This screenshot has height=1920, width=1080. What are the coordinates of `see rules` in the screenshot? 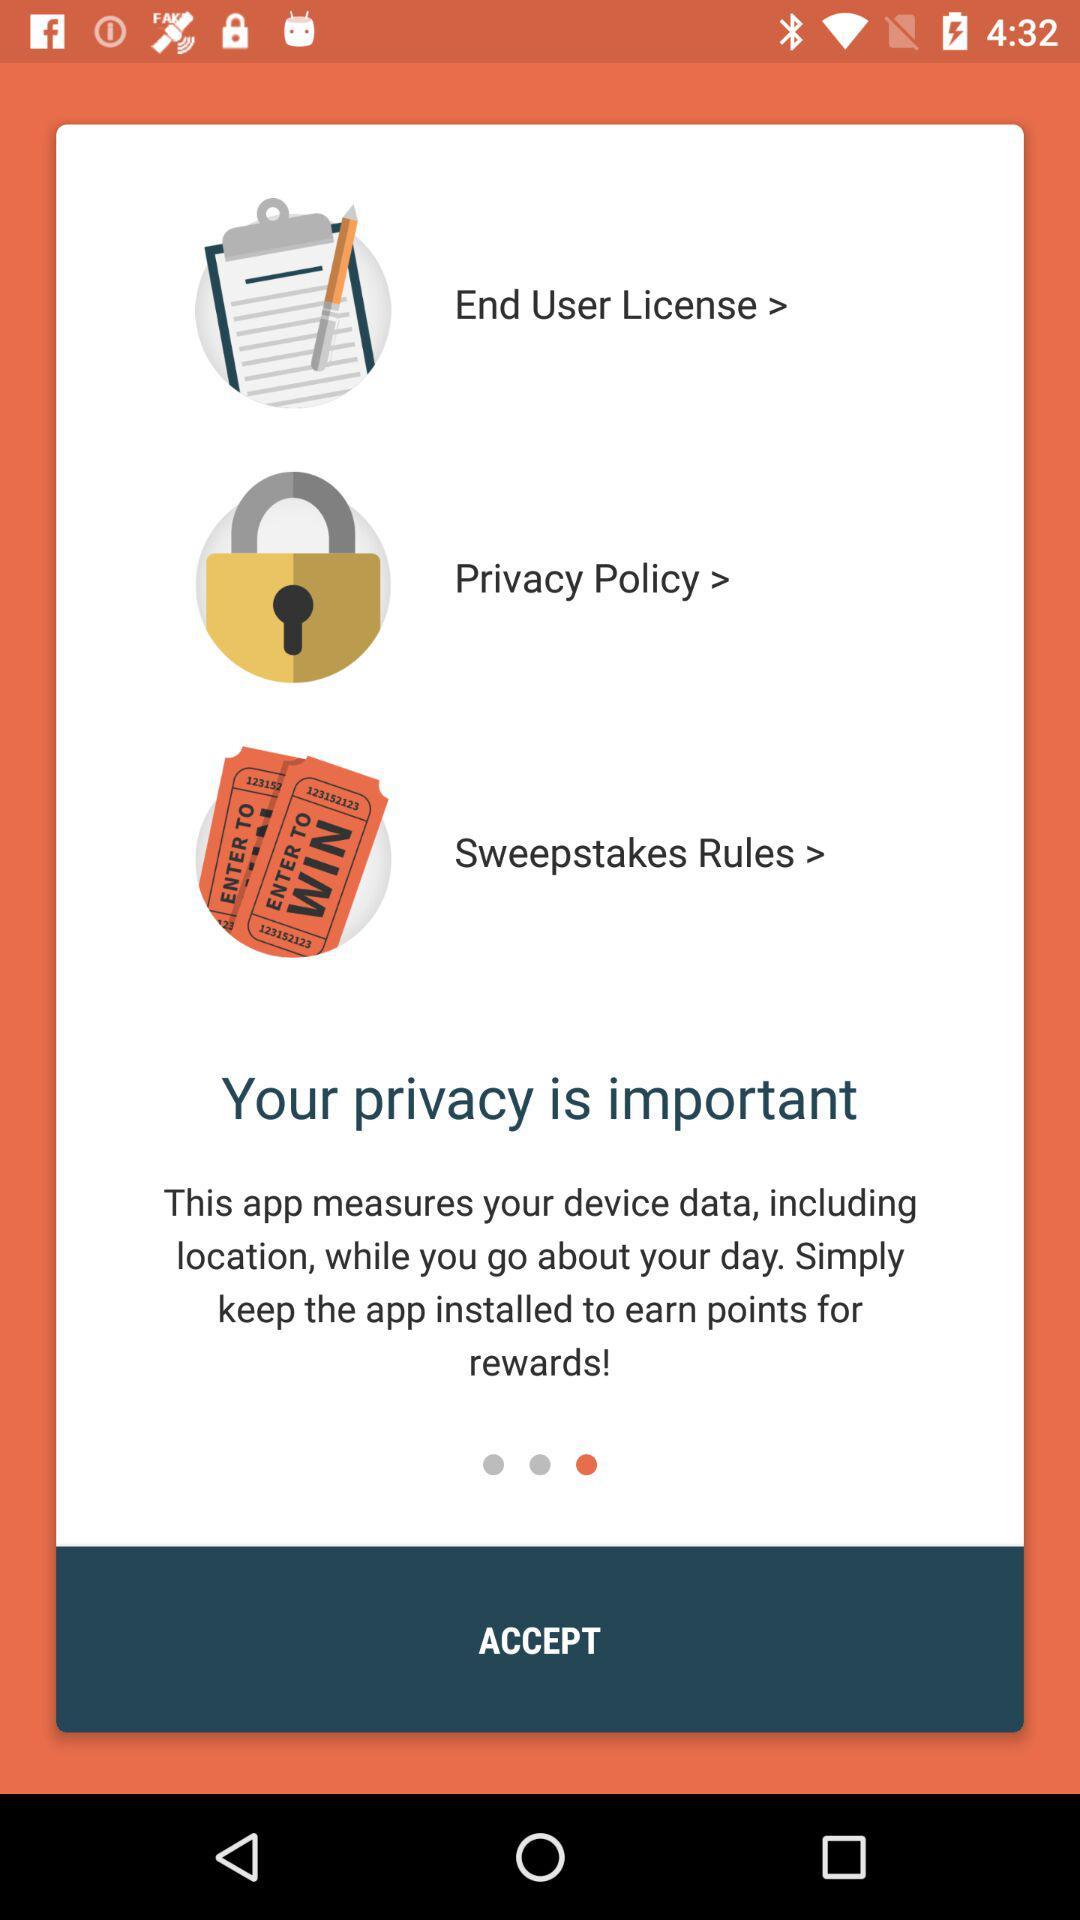 It's located at (293, 851).